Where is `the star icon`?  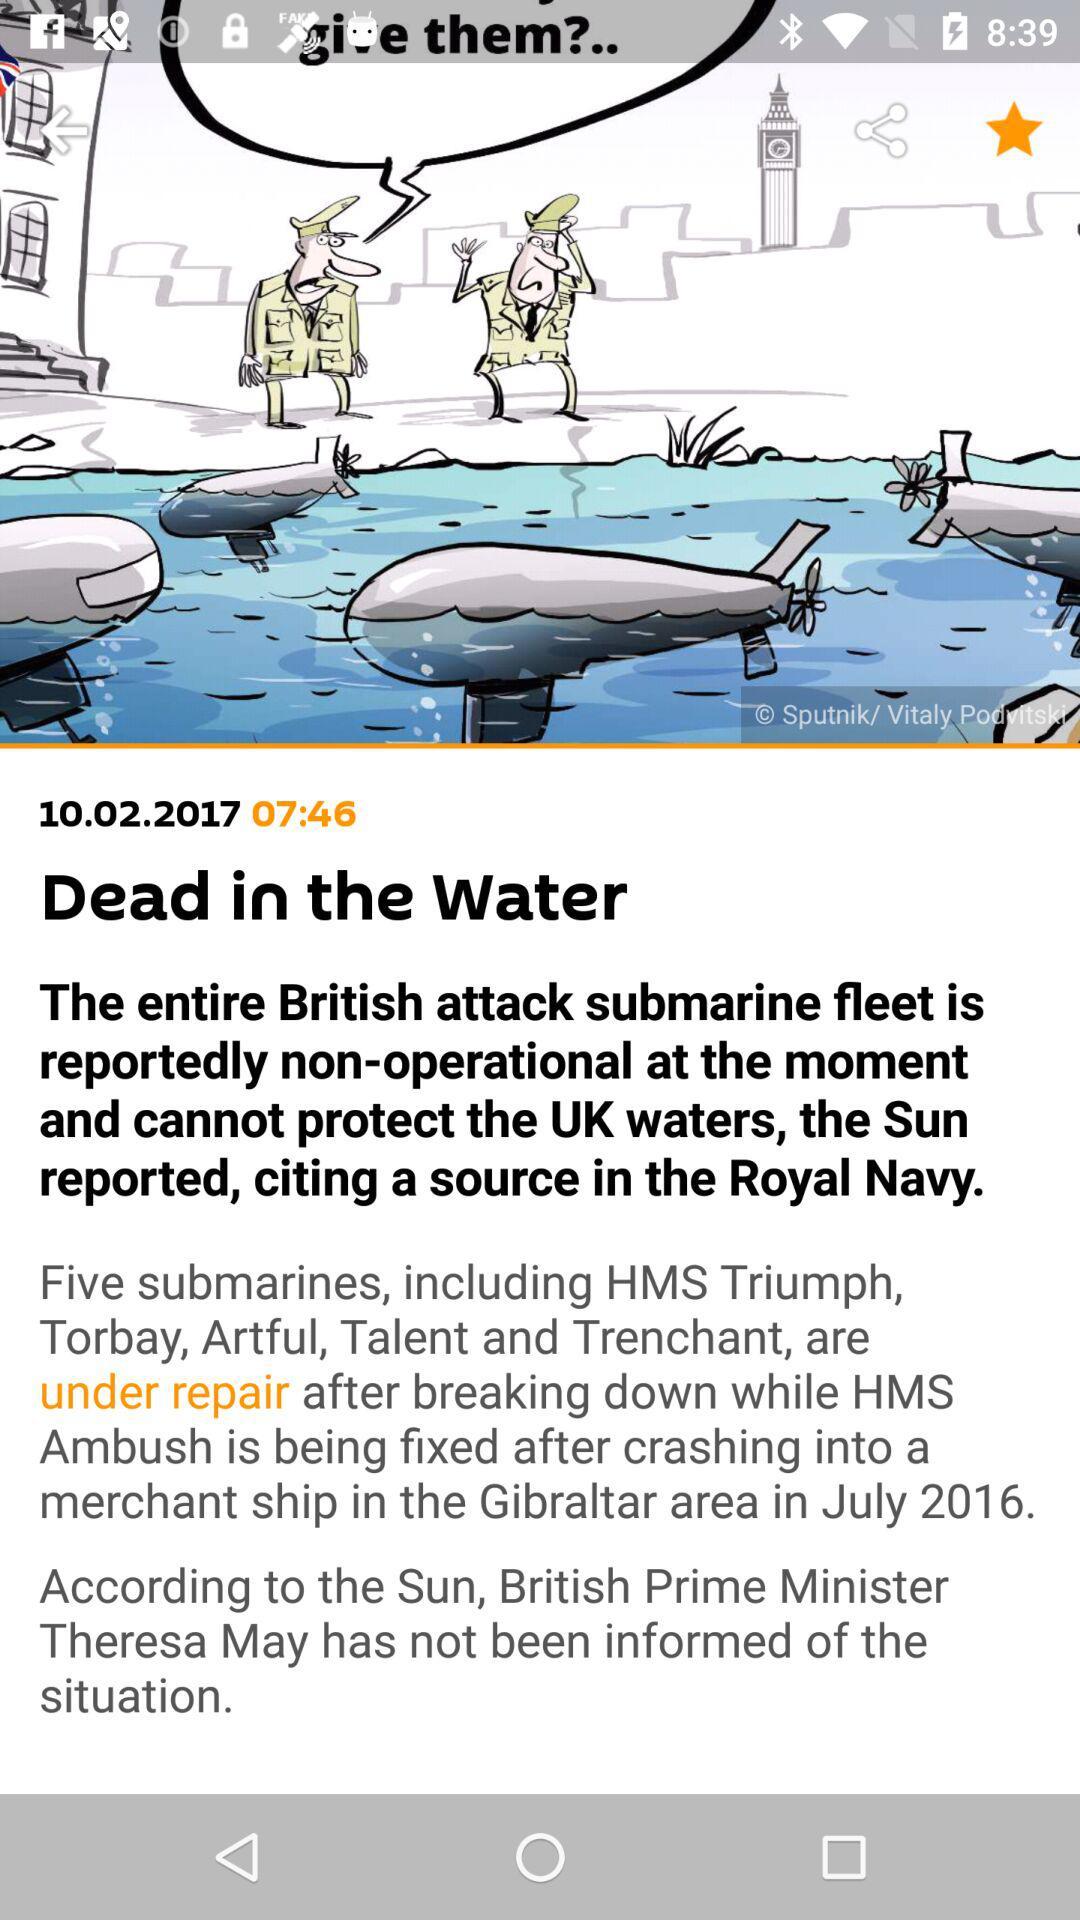
the star icon is located at coordinates (1014, 130).